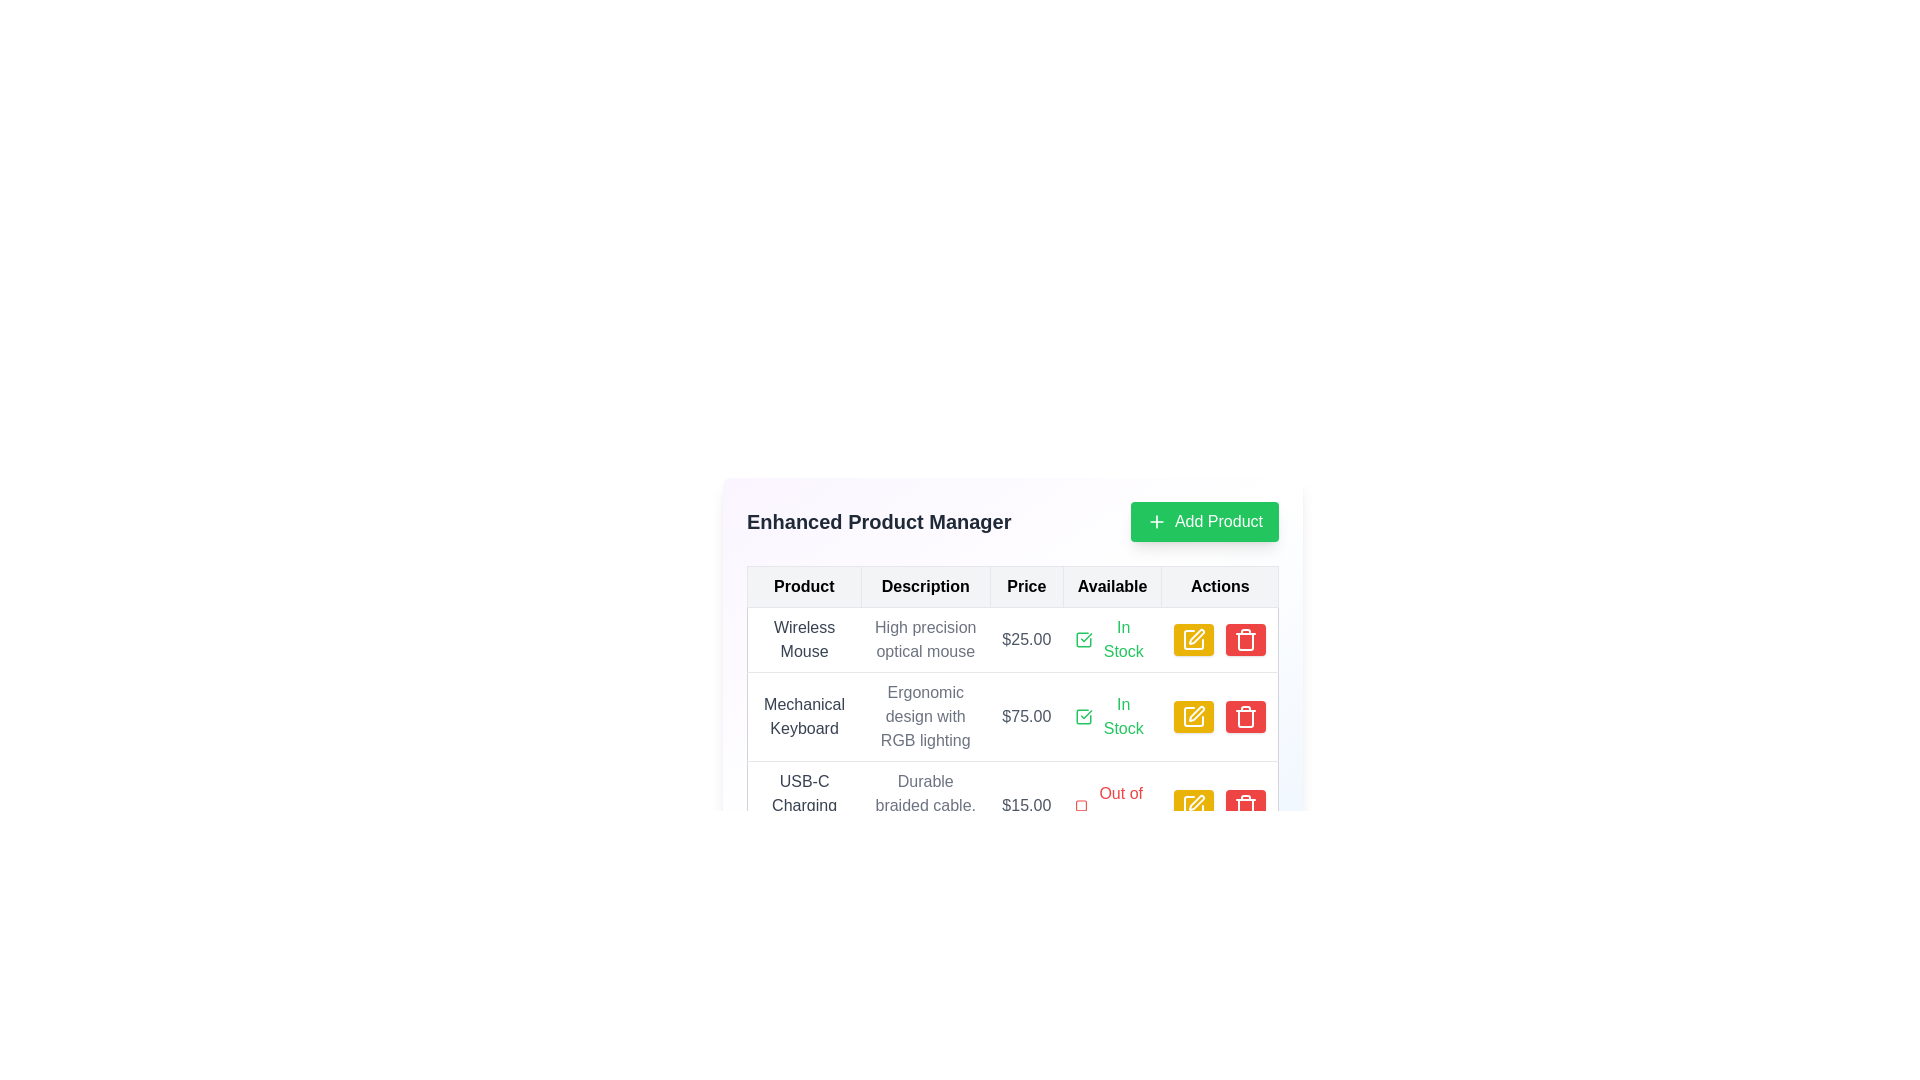 The image size is (1920, 1080). I want to click on the static text label that provides a description of the product 'Wireless Mouse' located in the second cell of the first row of a table under the 'Description' header, so click(924, 640).